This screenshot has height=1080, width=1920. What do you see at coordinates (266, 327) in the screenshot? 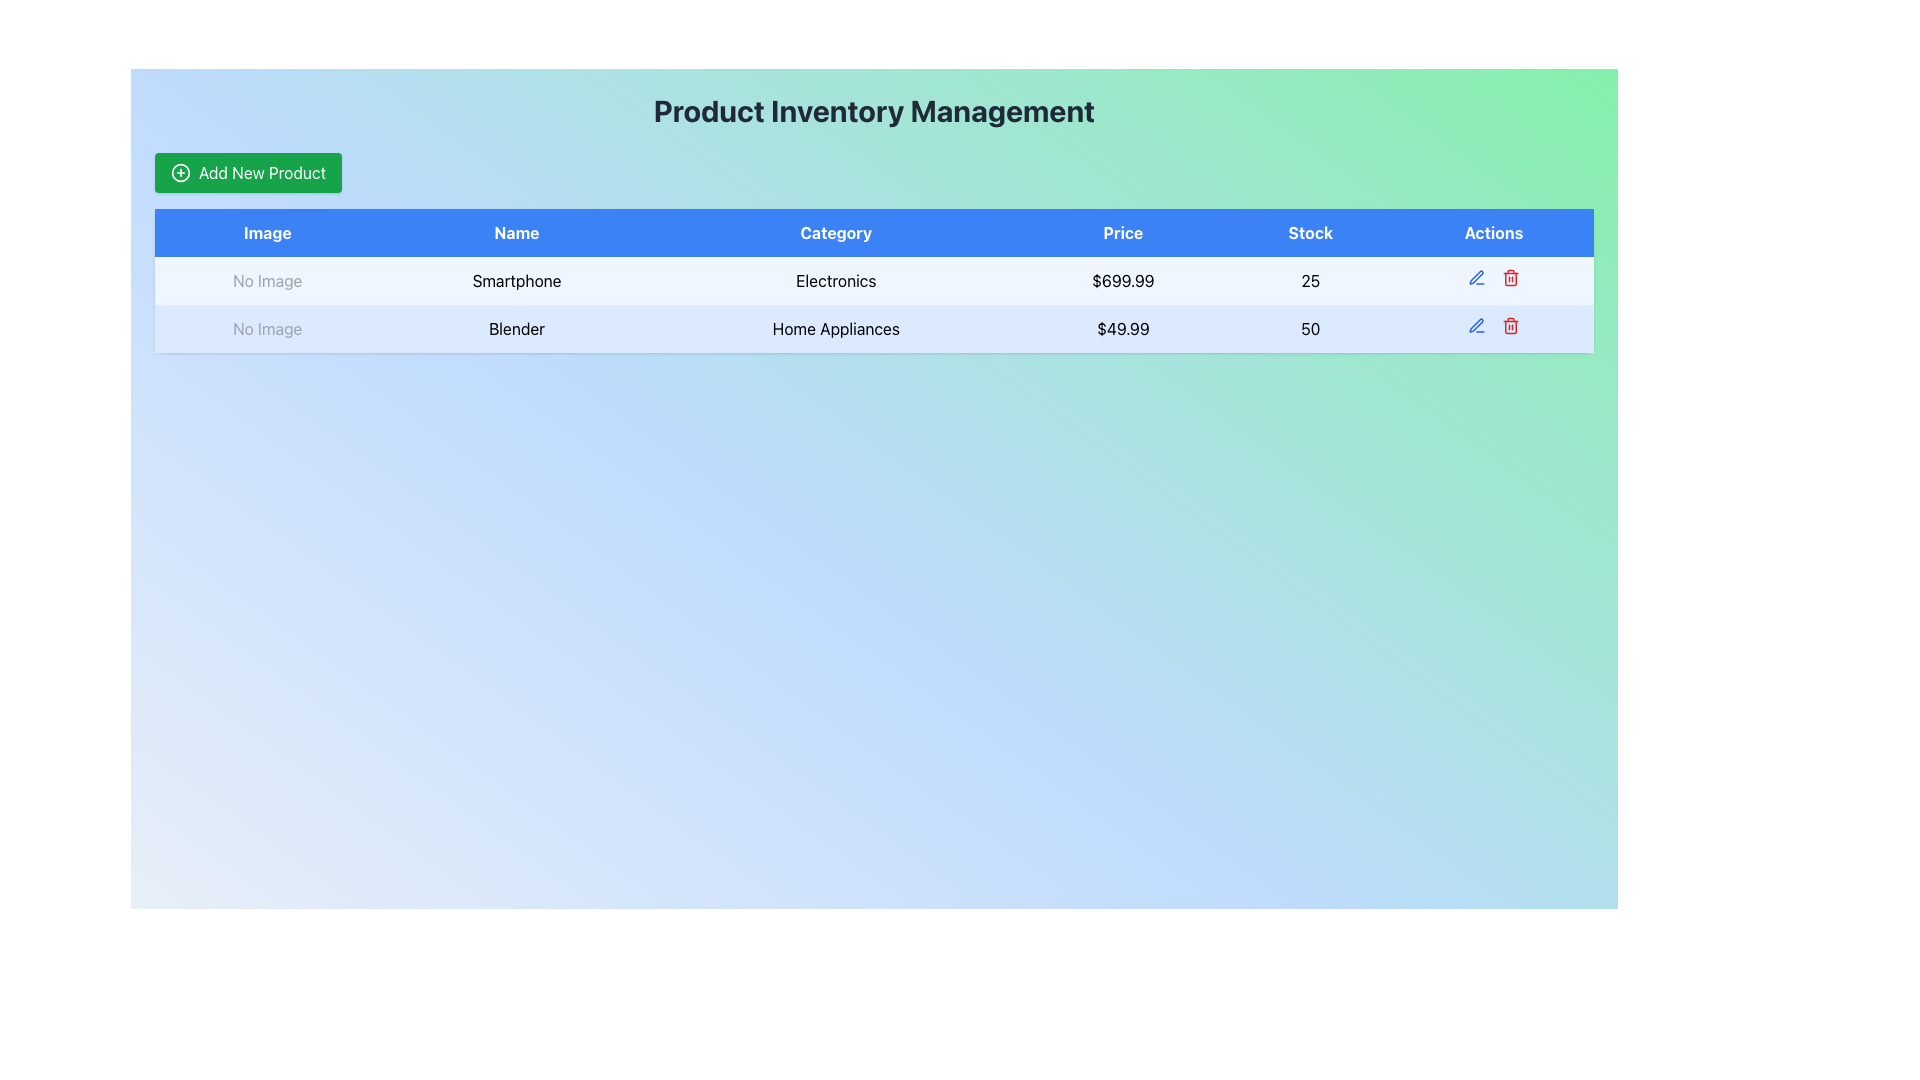
I see `the Text Label in the second cell of the first column labeled 'Image' in the second row of the table, indicating that no image is available for the associated product 'Blender'` at bounding box center [266, 327].